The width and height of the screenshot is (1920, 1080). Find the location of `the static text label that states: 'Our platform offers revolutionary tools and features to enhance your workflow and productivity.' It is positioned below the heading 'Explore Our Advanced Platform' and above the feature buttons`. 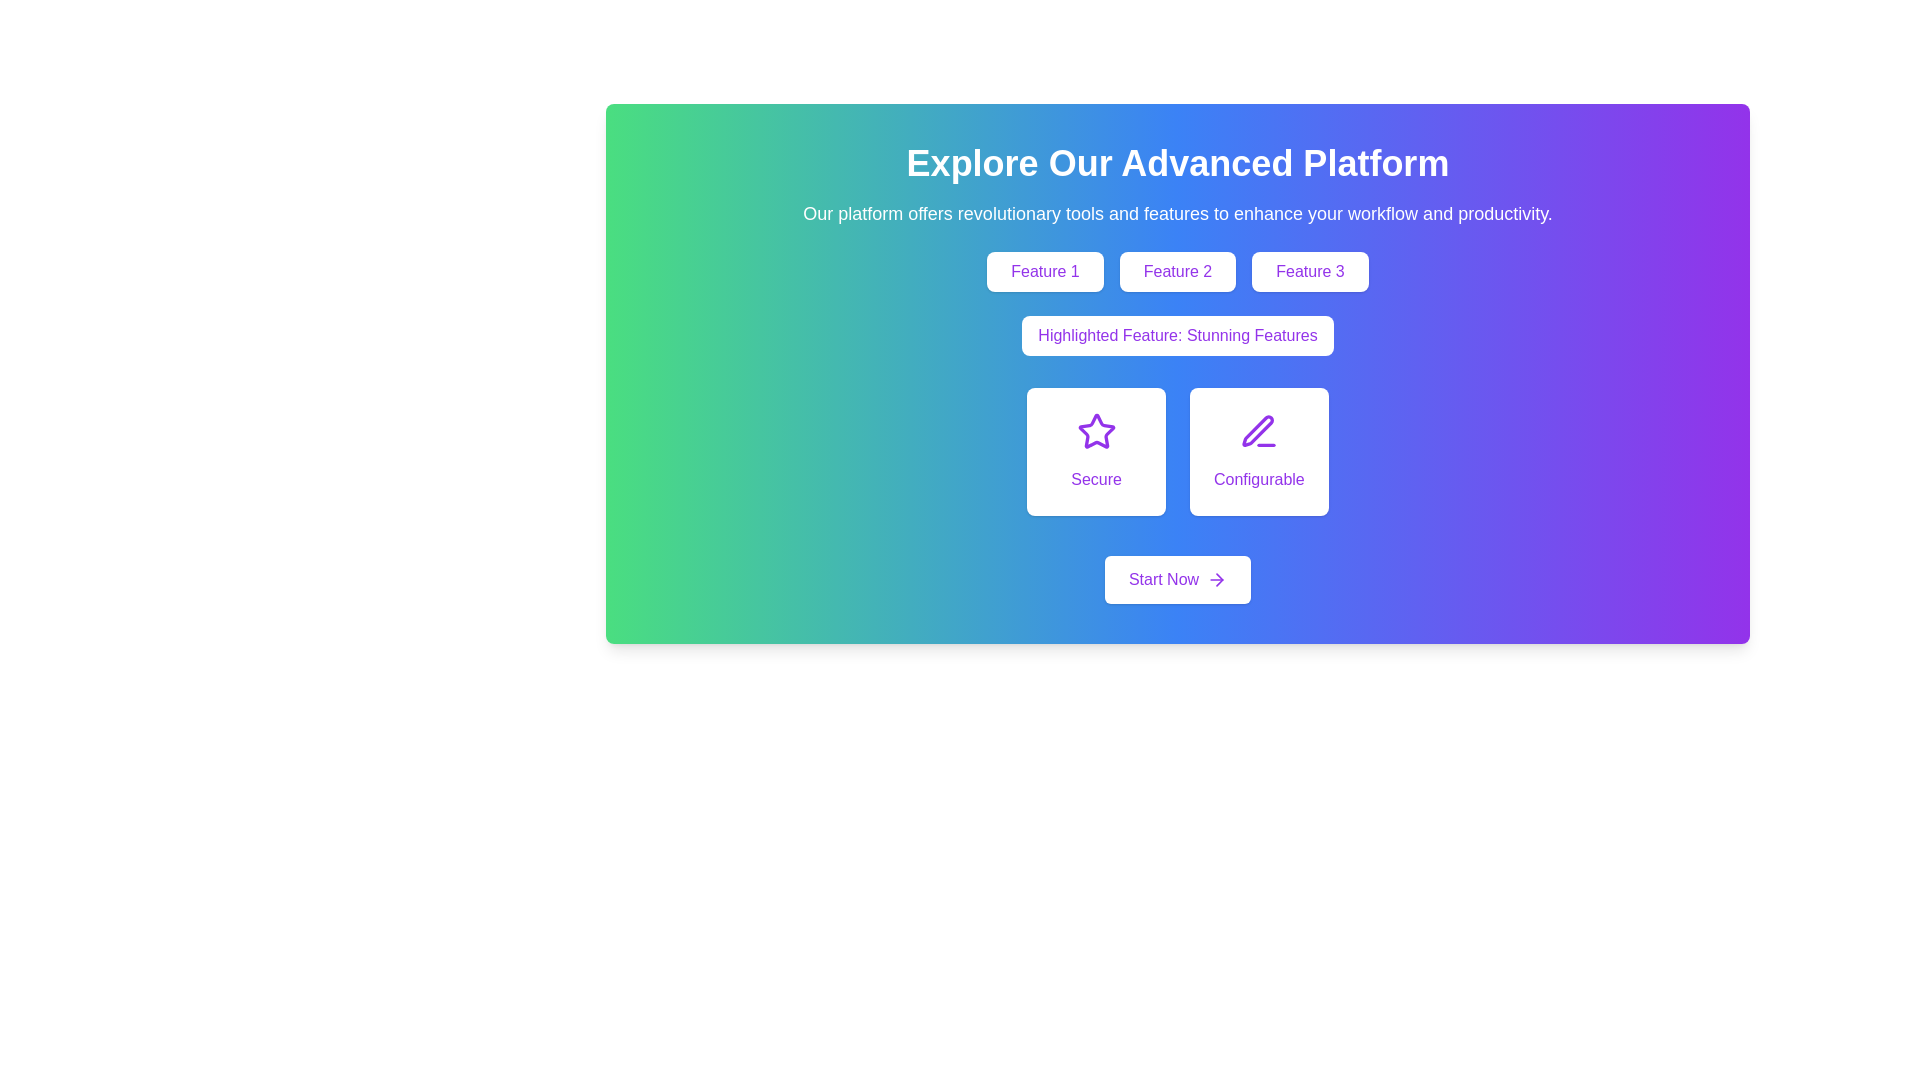

the static text label that states: 'Our platform offers revolutionary tools and features to enhance your workflow and productivity.' It is positioned below the heading 'Explore Our Advanced Platform' and above the feature buttons is located at coordinates (1177, 213).